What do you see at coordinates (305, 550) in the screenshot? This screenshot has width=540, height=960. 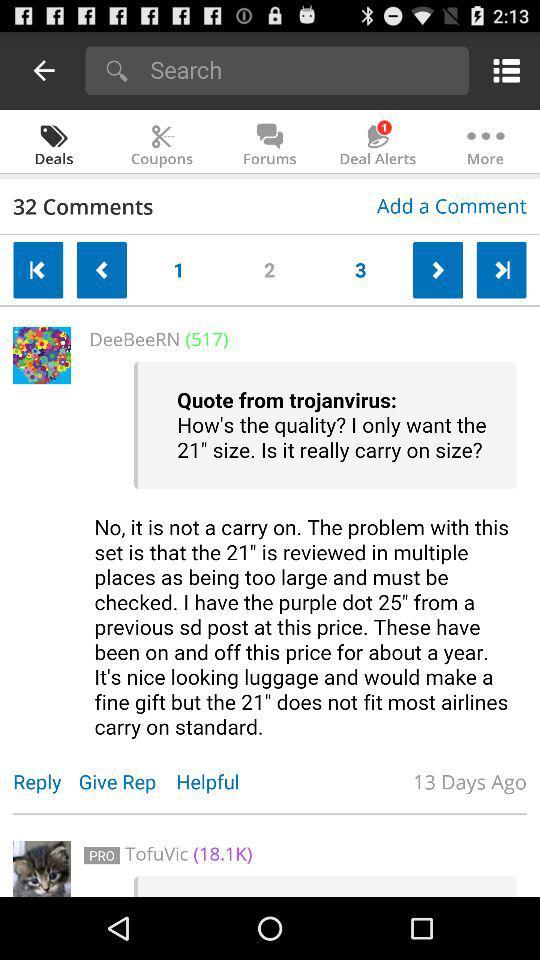 I see `copy the article` at bounding box center [305, 550].